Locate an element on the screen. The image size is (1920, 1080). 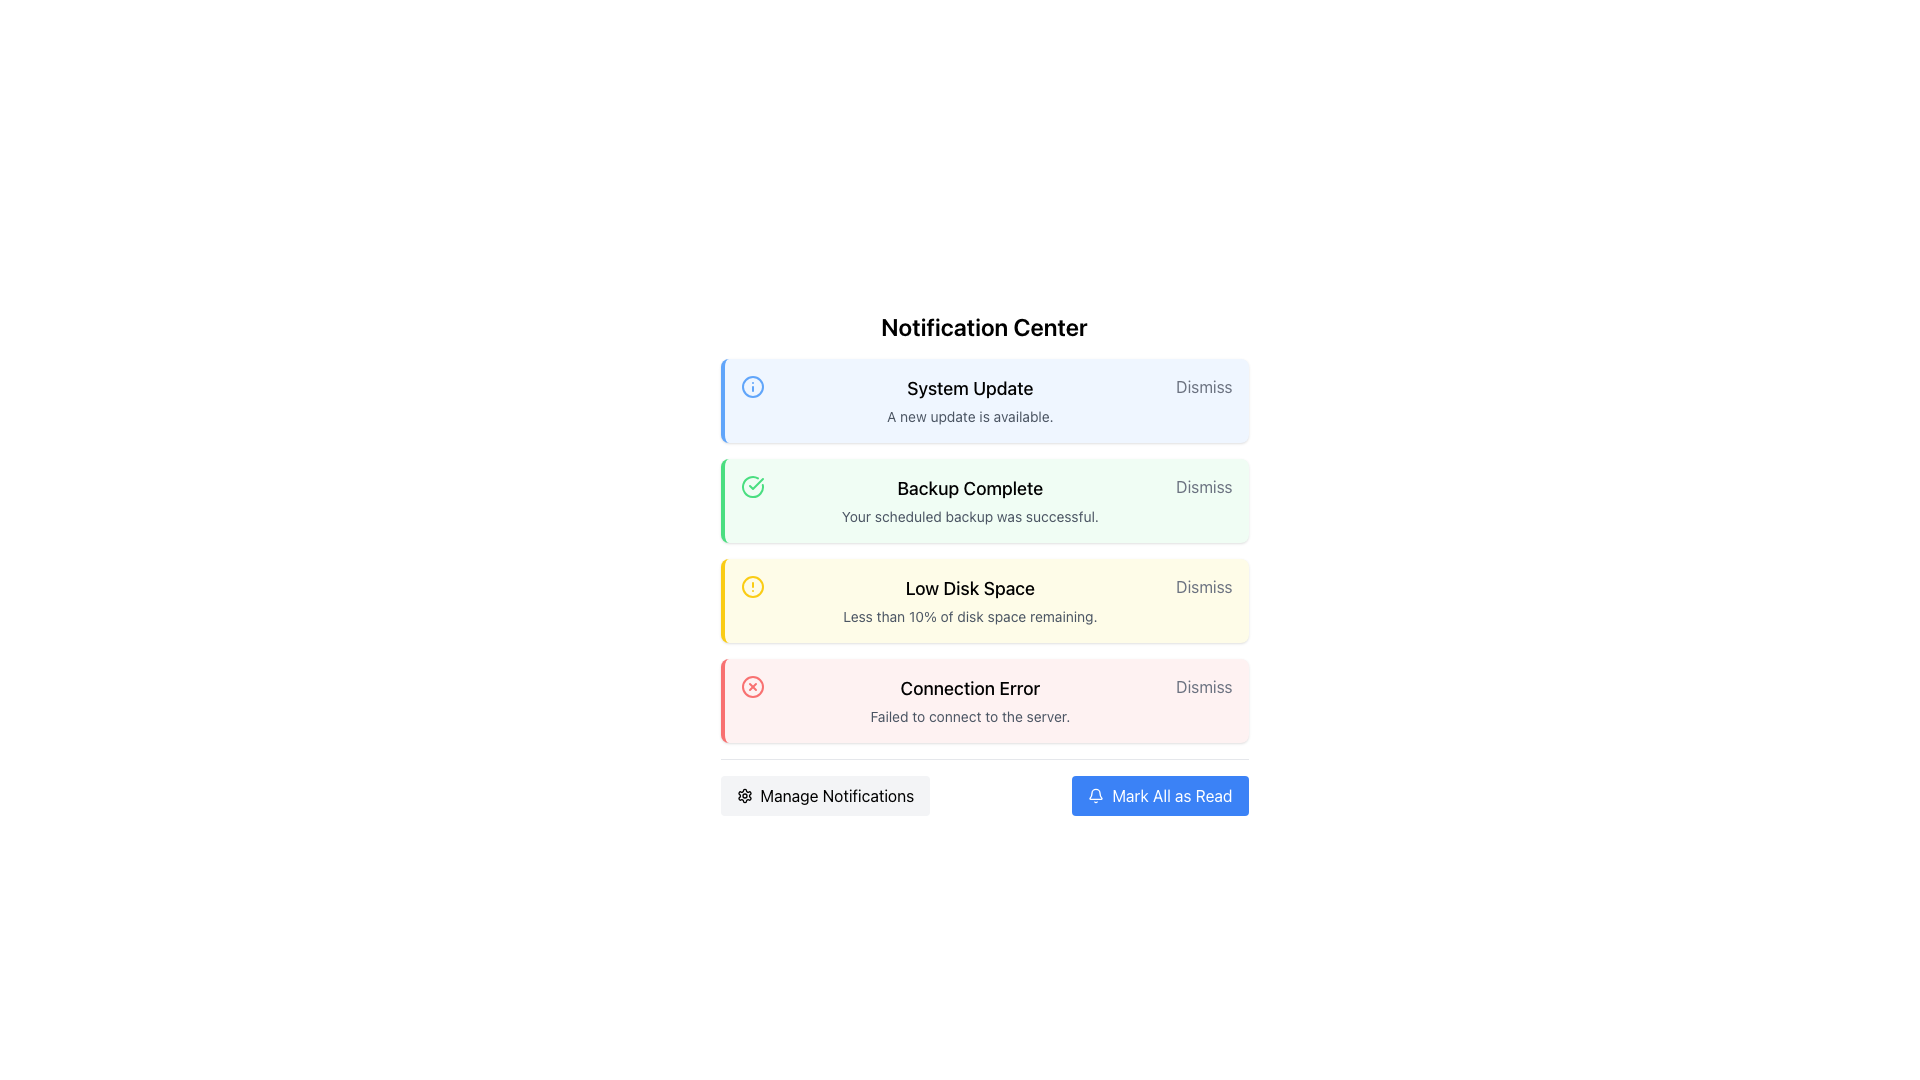
the cogwheel icon located to the left of the 'Manage Notifications' button at the bottom left of the notification interface is located at coordinates (743, 794).